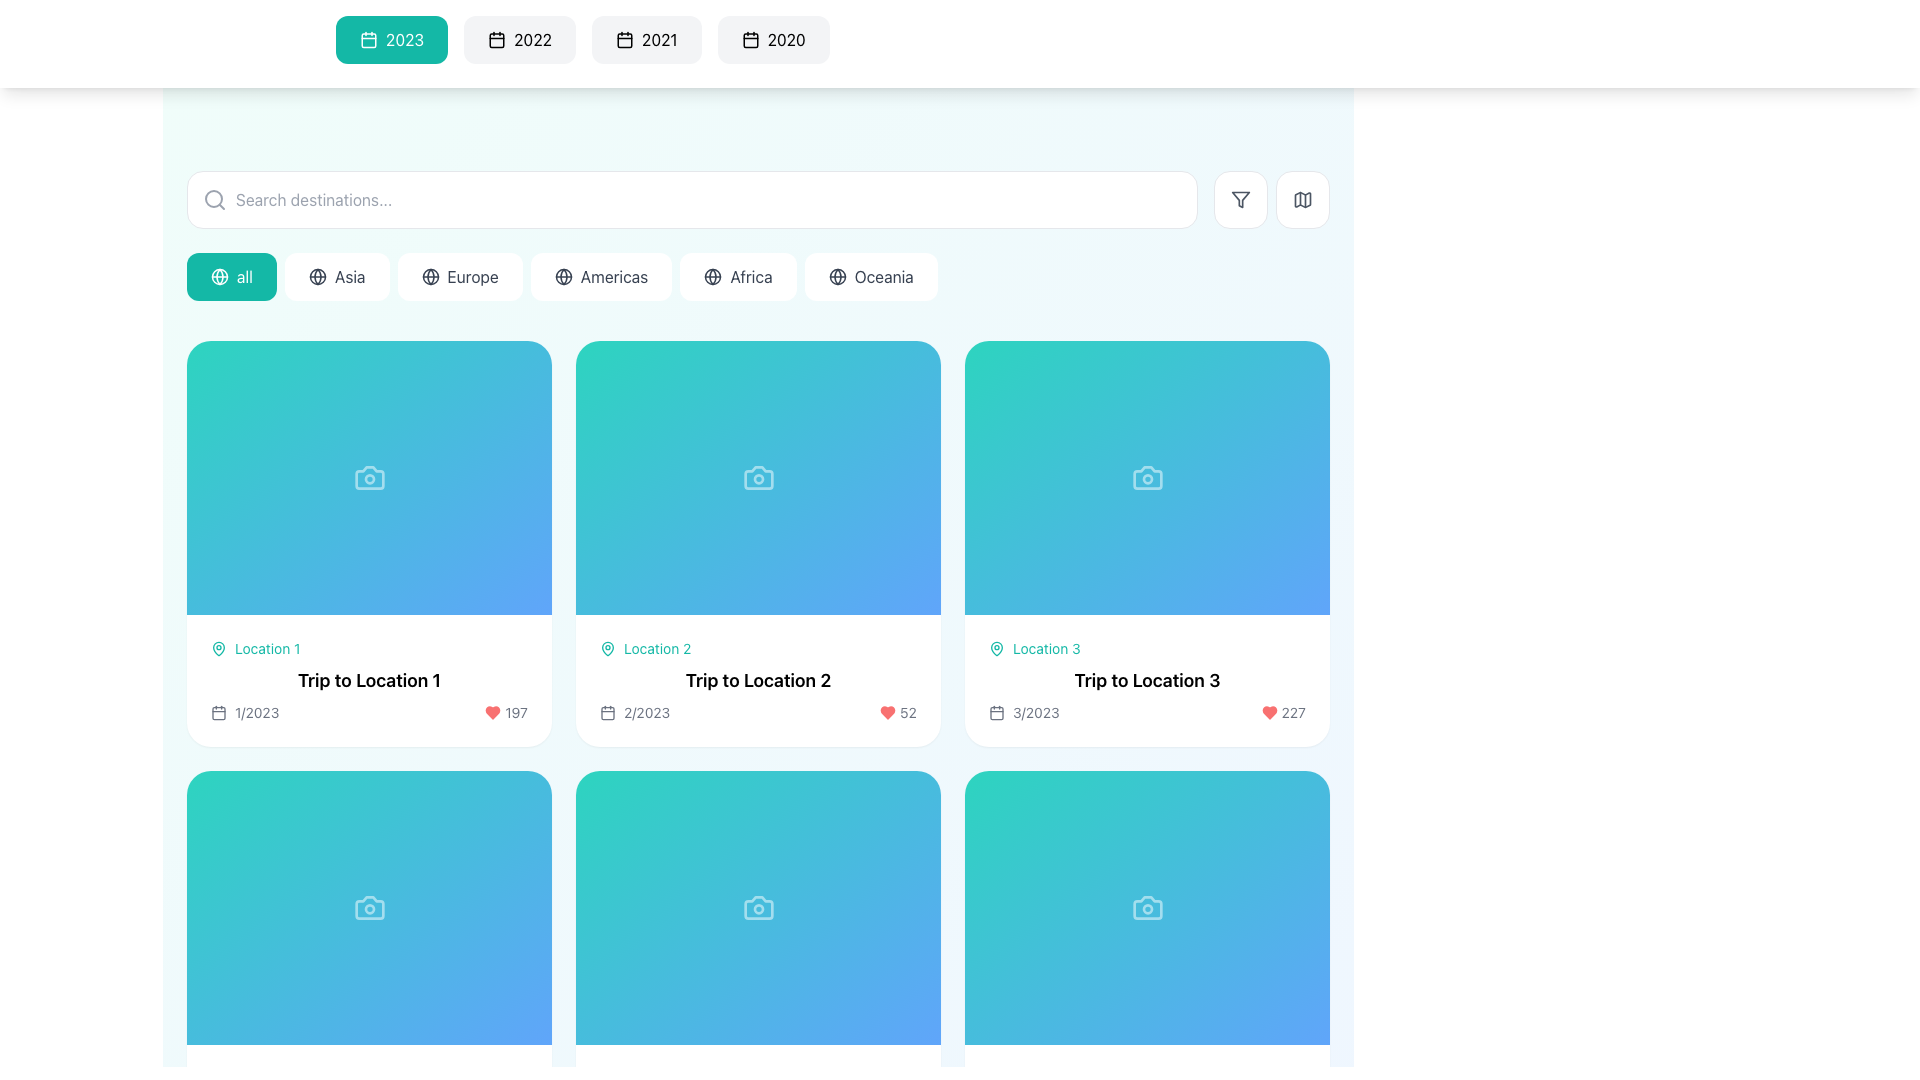  What do you see at coordinates (369, 39) in the screenshot?
I see `the calendar year selection button labeled '2023'` at bounding box center [369, 39].